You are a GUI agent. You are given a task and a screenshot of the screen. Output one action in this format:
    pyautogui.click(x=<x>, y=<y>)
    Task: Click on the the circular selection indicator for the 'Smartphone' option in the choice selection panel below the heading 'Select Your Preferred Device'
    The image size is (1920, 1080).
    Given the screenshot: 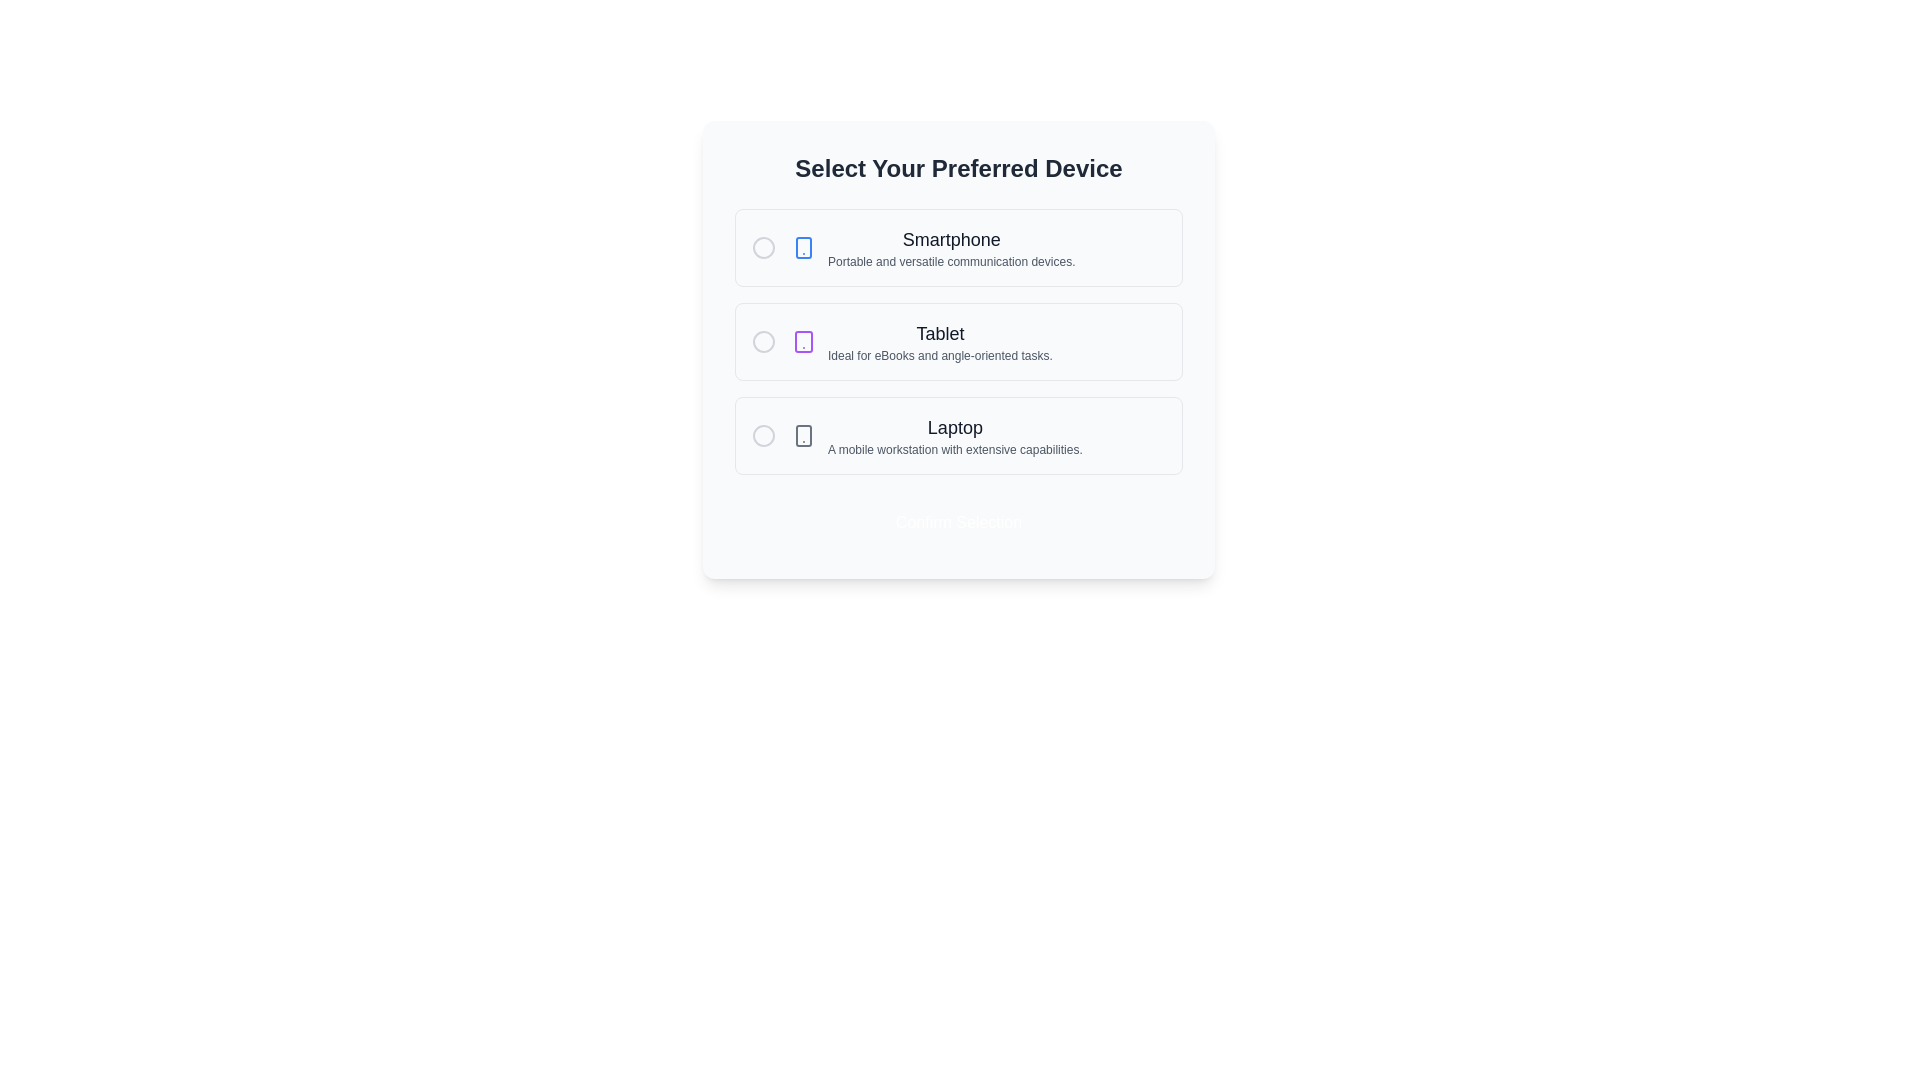 What is the action you would take?
    pyautogui.click(x=762, y=246)
    